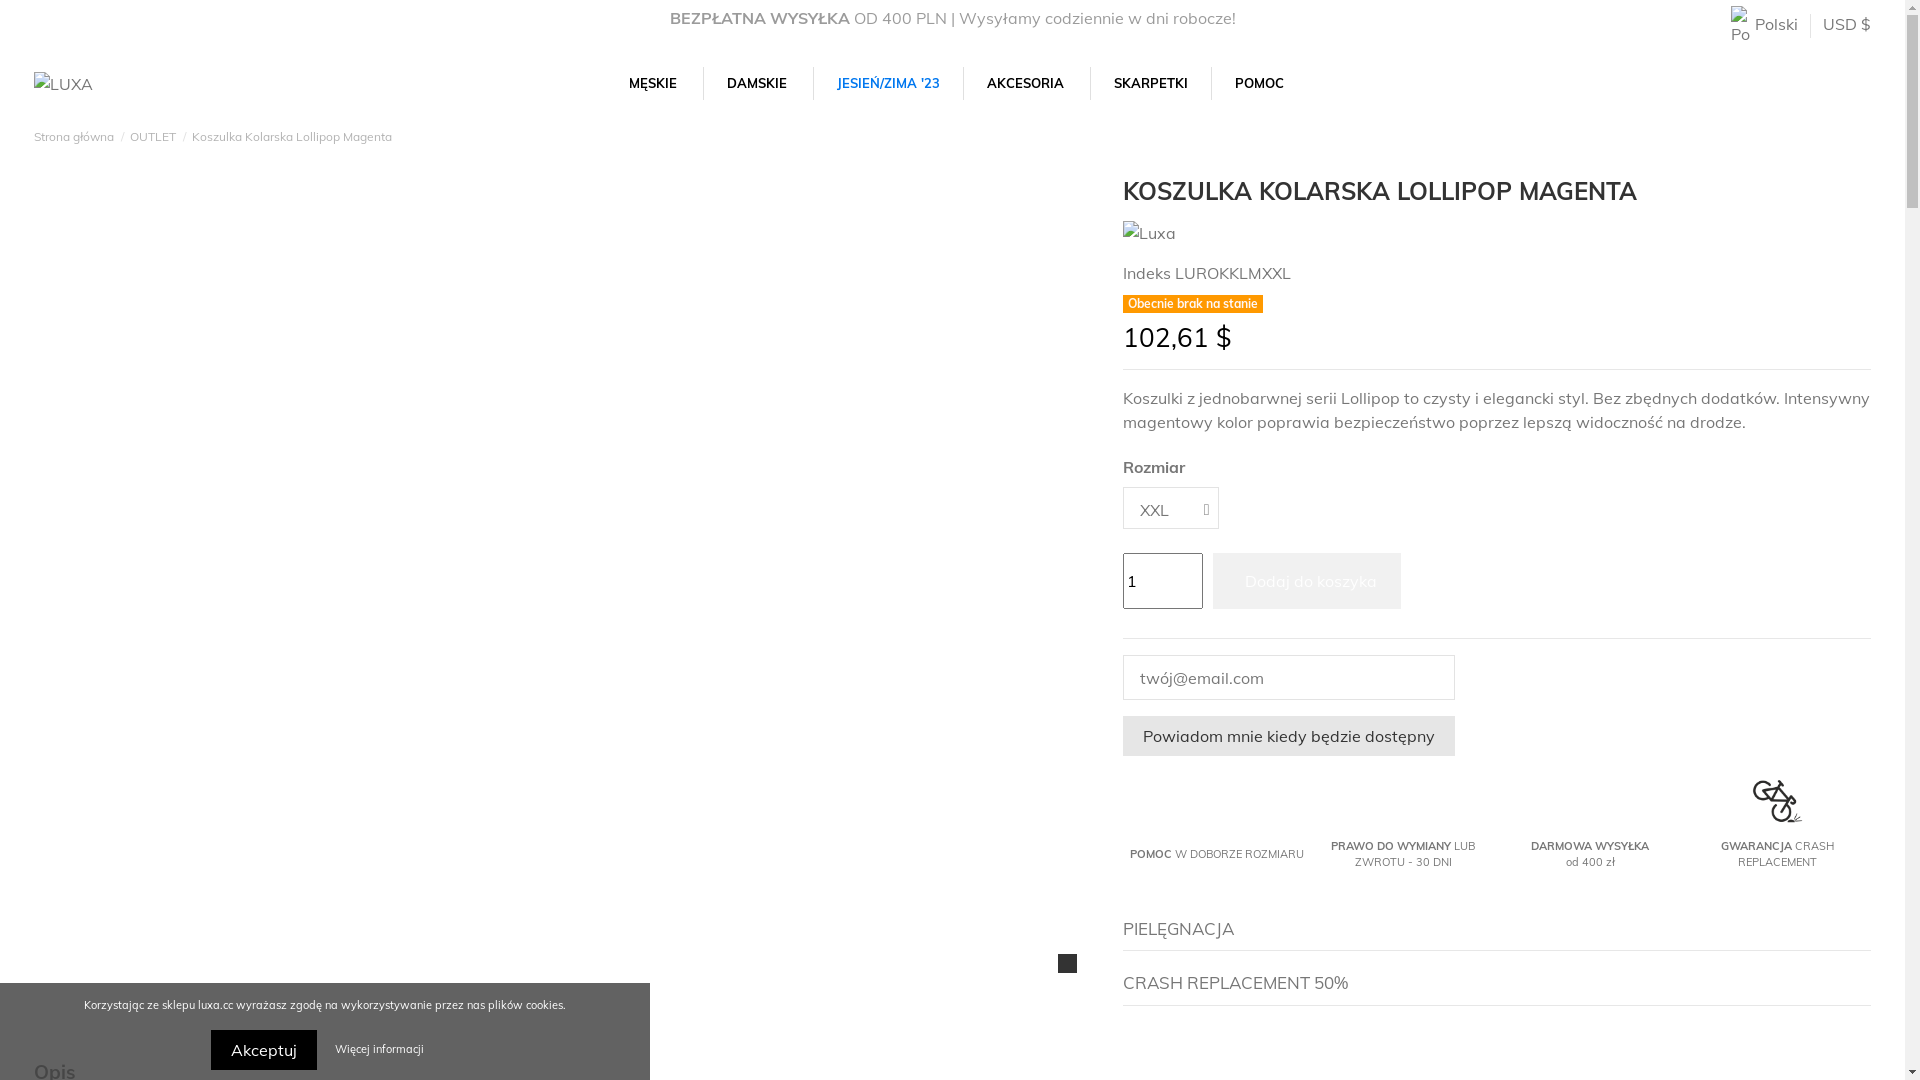 This screenshot has height=1080, width=1920. What do you see at coordinates (1150, 82) in the screenshot?
I see `'SKARPETKI'` at bounding box center [1150, 82].